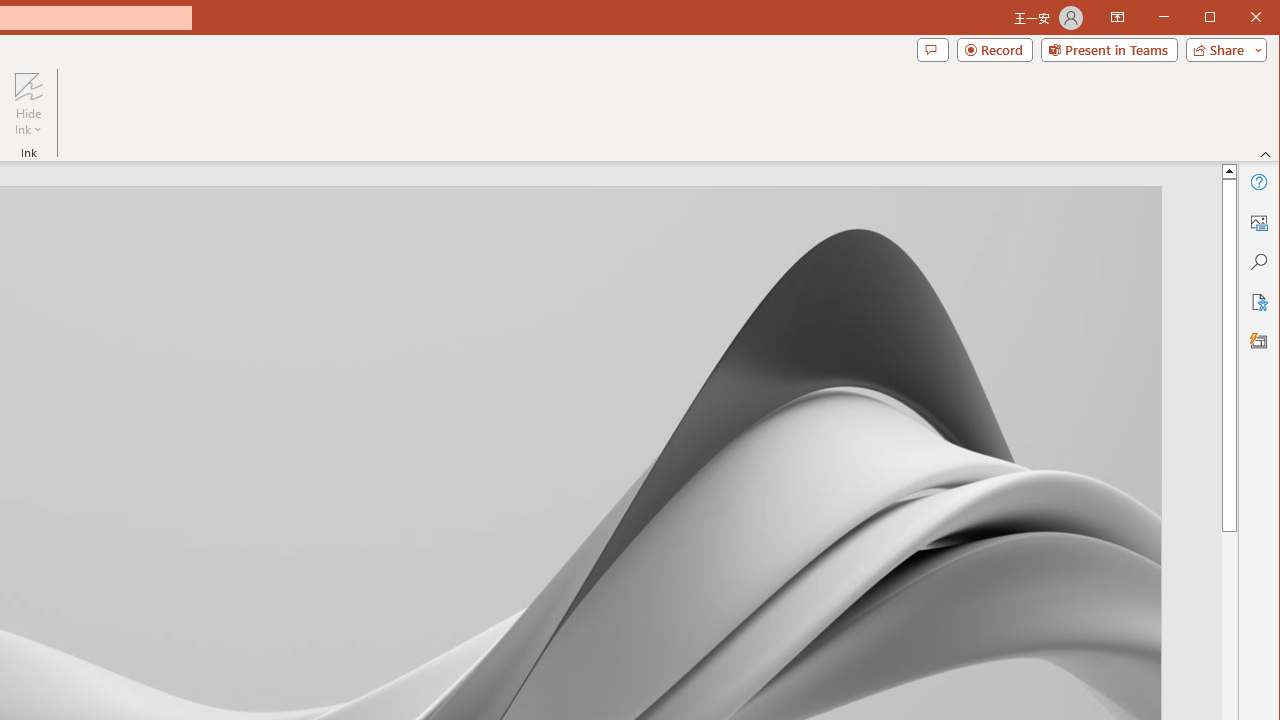  What do you see at coordinates (1228, 169) in the screenshot?
I see `'Line up'` at bounding box center [1228, 169].